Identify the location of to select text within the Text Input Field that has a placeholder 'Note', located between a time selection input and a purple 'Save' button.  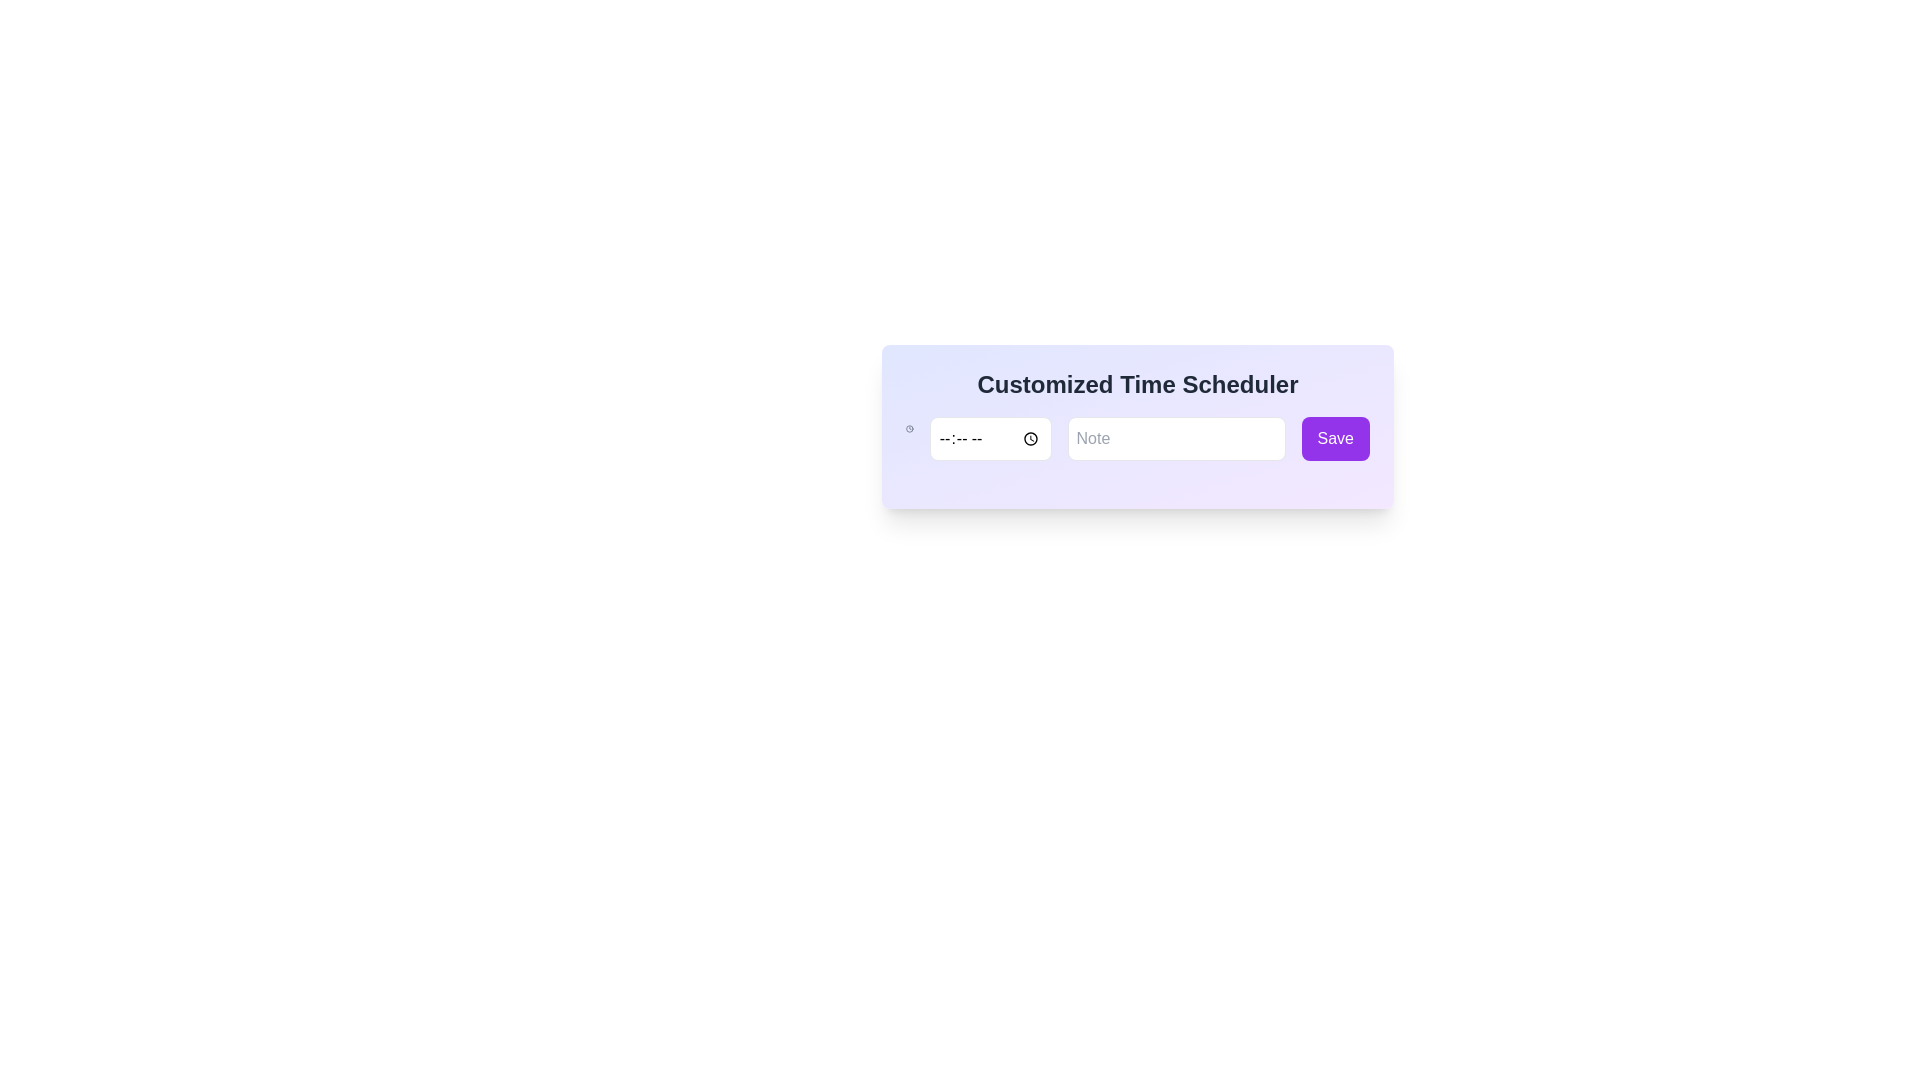
(1176, 438).